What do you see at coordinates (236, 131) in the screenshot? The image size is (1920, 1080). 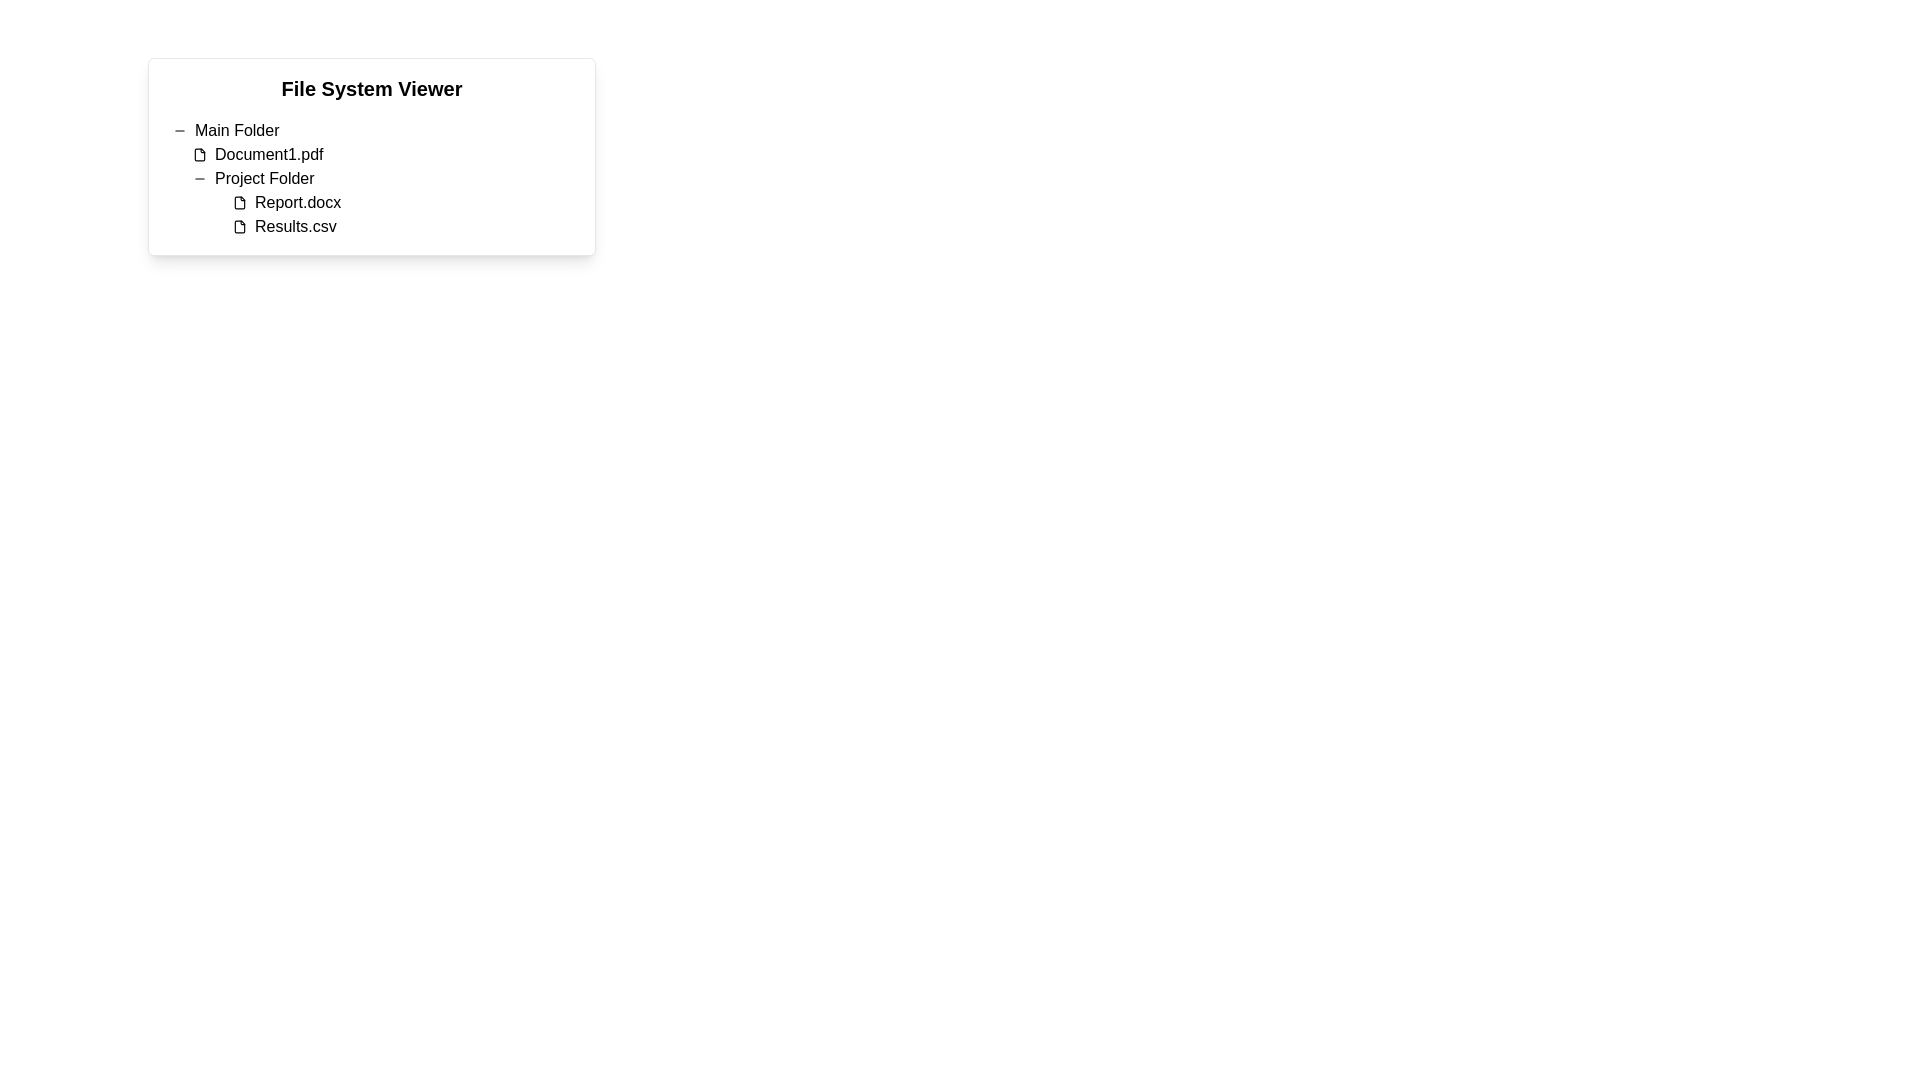 I see `the 'Main Folder' text label to interact with it, which is styled with standard text formatting and is positioned under the 'File System Viewer' heading` at bounding box center [236, 131].